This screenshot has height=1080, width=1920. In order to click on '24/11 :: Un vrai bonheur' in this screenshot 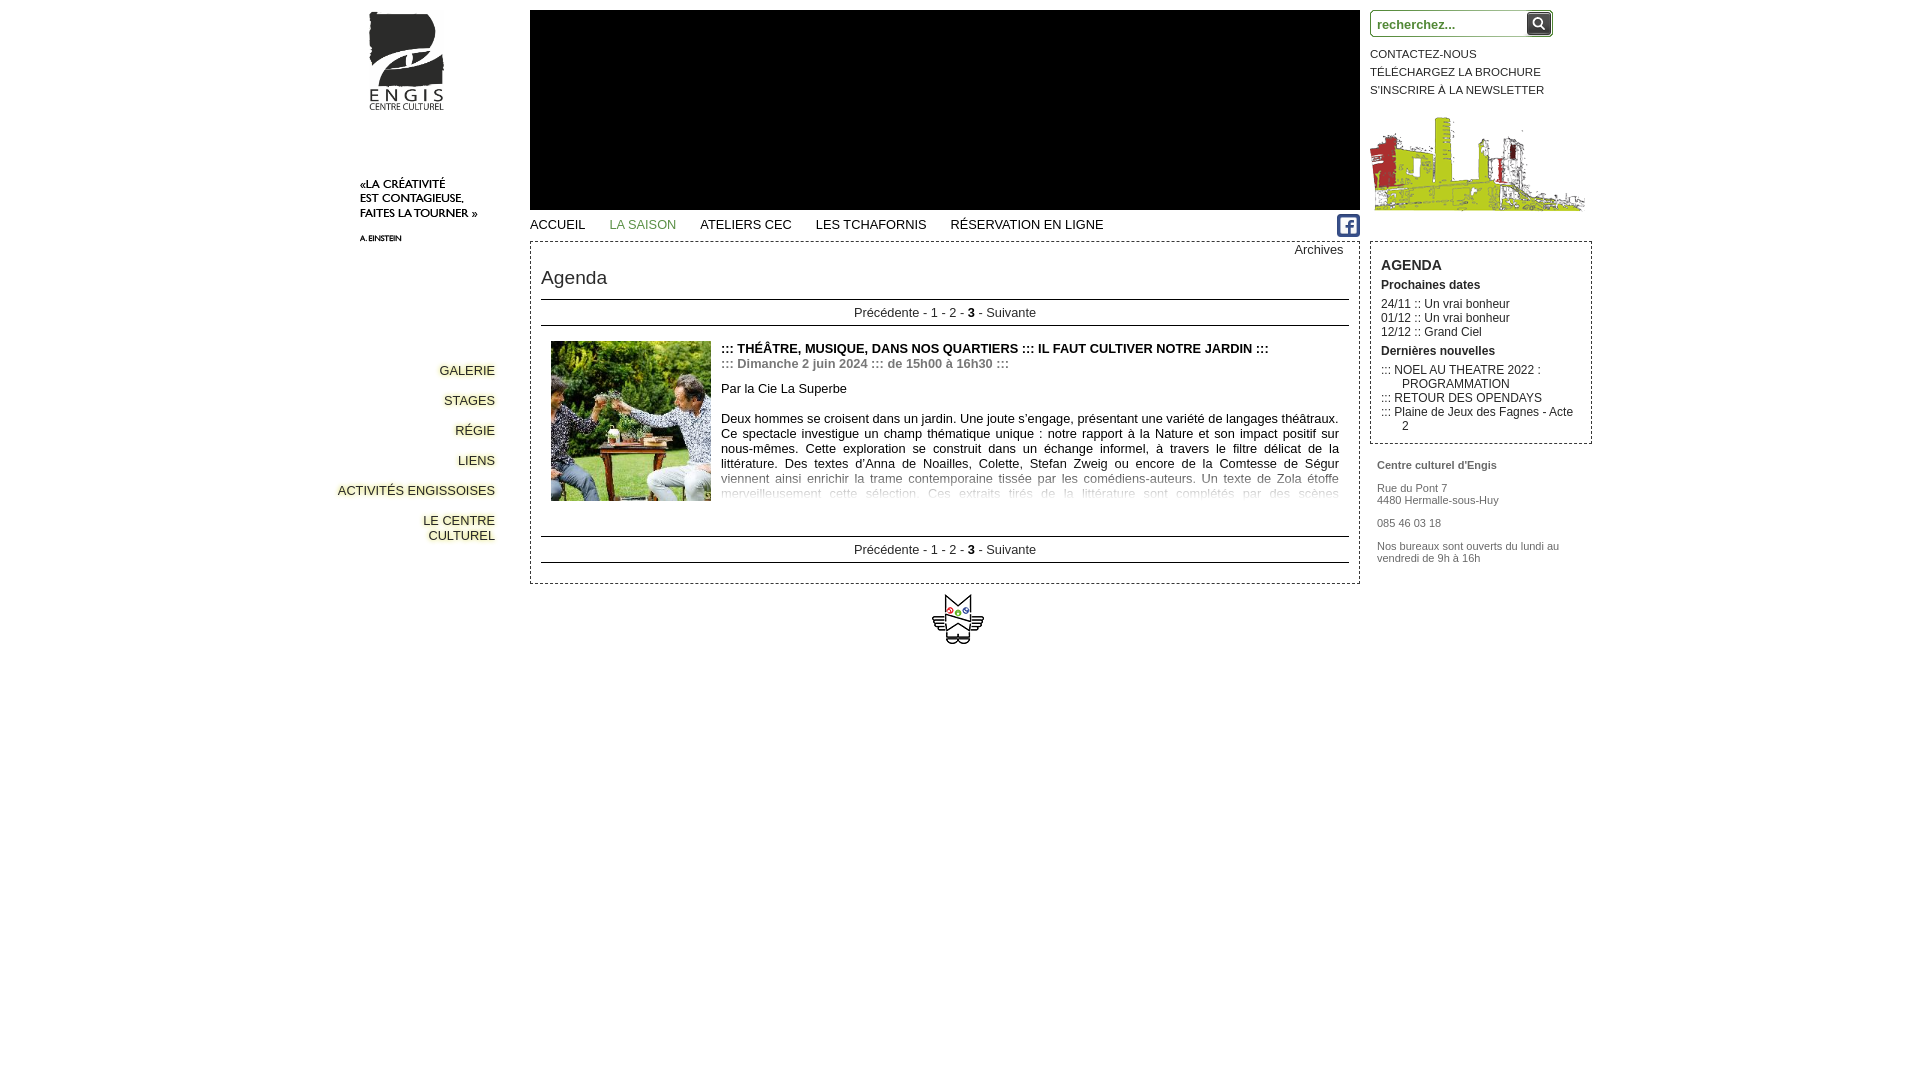, I will do `click(1445, 304)`.